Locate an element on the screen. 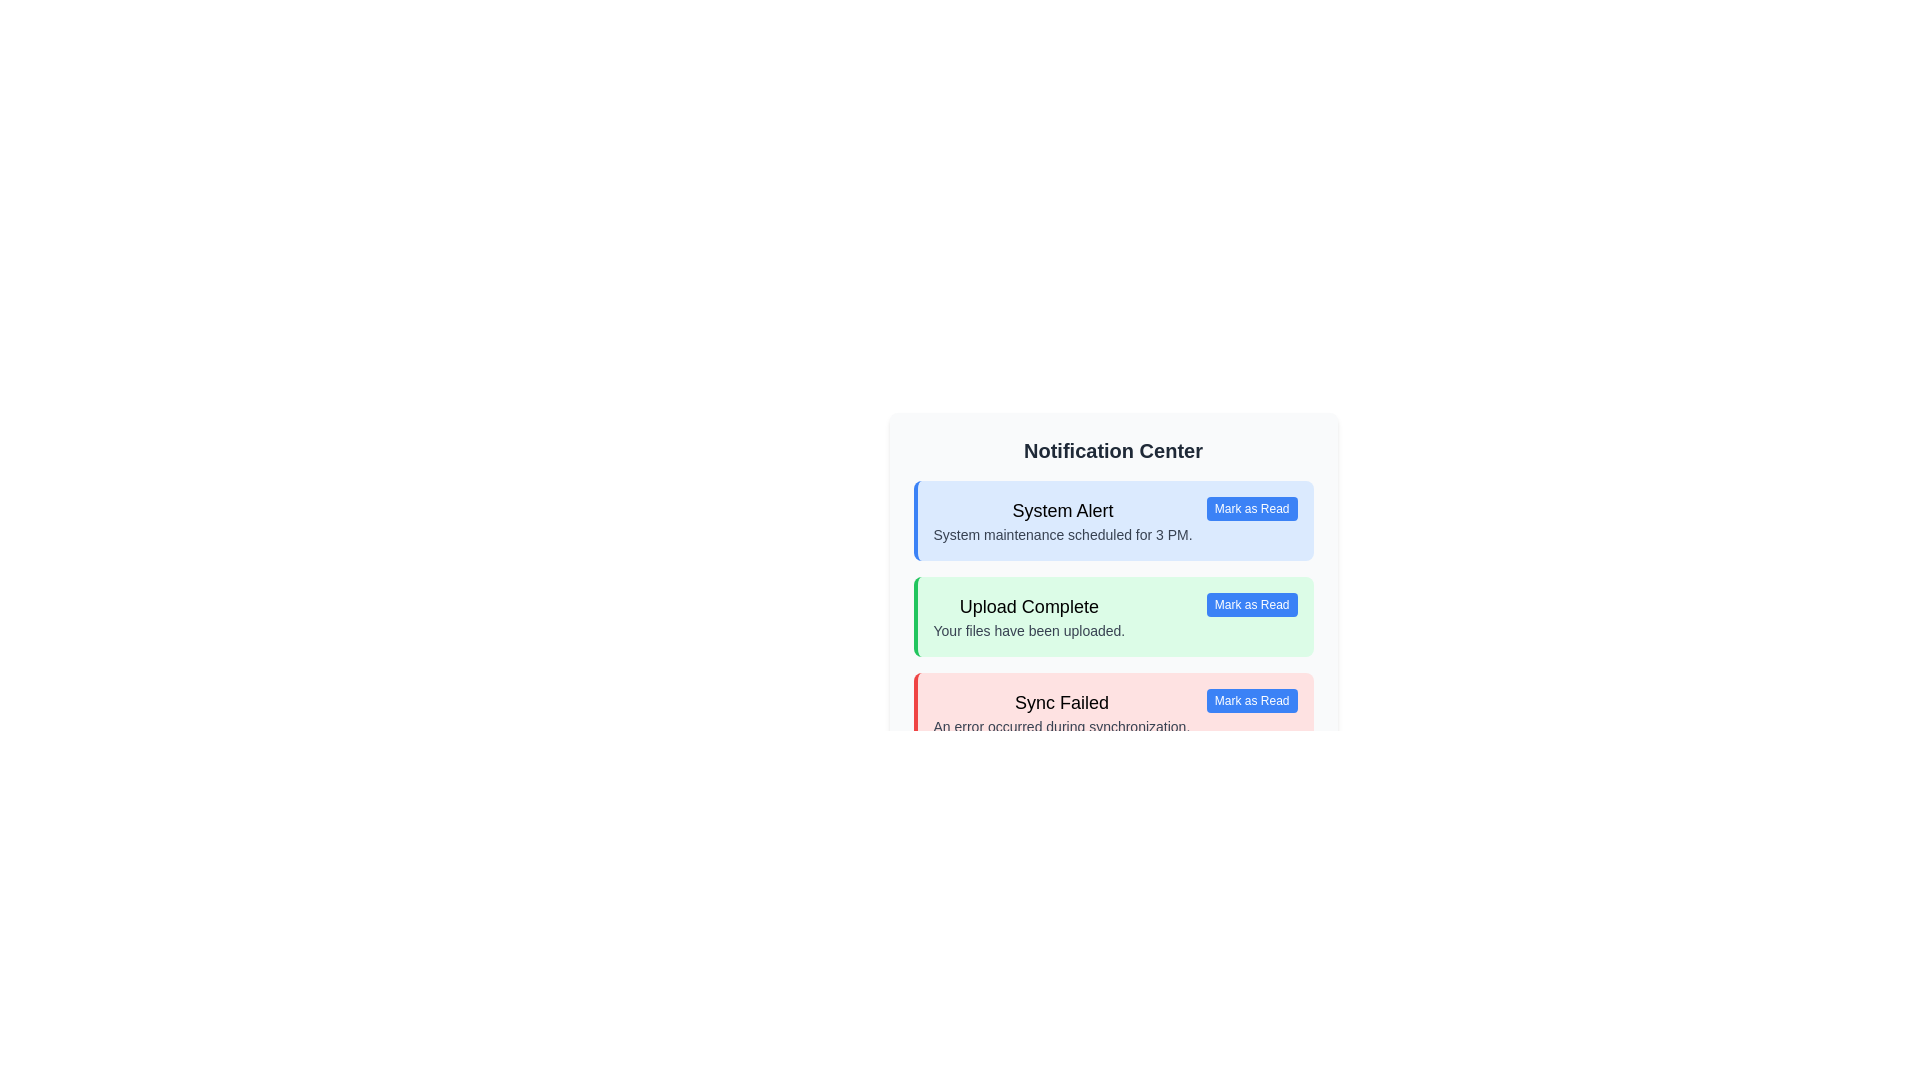 This screenshot has width=1920, height=1080. the 'System Alert' text label, which is styled with a larger font size and bold weight, located within the notification box in the Notification Center is located at coordinates (1062, 509).